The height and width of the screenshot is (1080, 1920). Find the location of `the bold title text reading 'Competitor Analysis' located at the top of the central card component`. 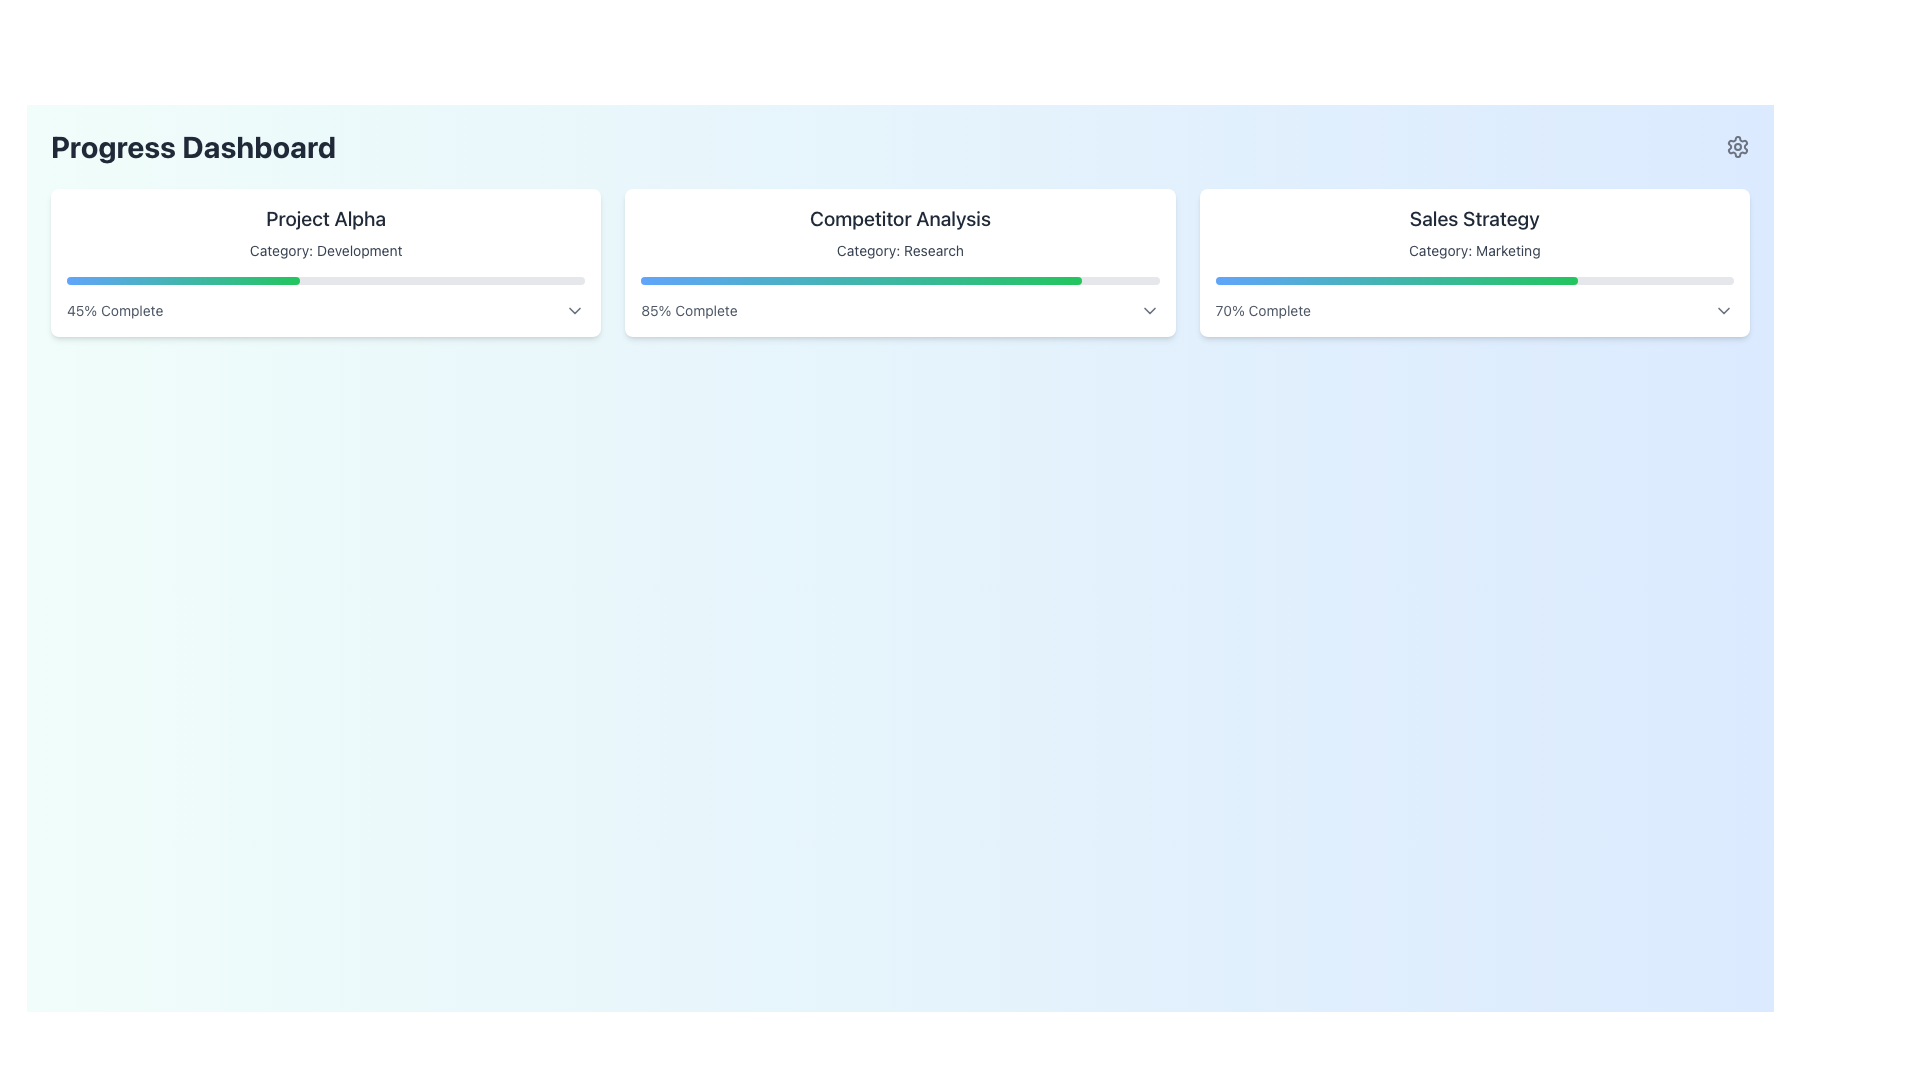

the bold title text reading 'Competitor Analysis' located at the top of the central card component is located at coordinates (899, 219).